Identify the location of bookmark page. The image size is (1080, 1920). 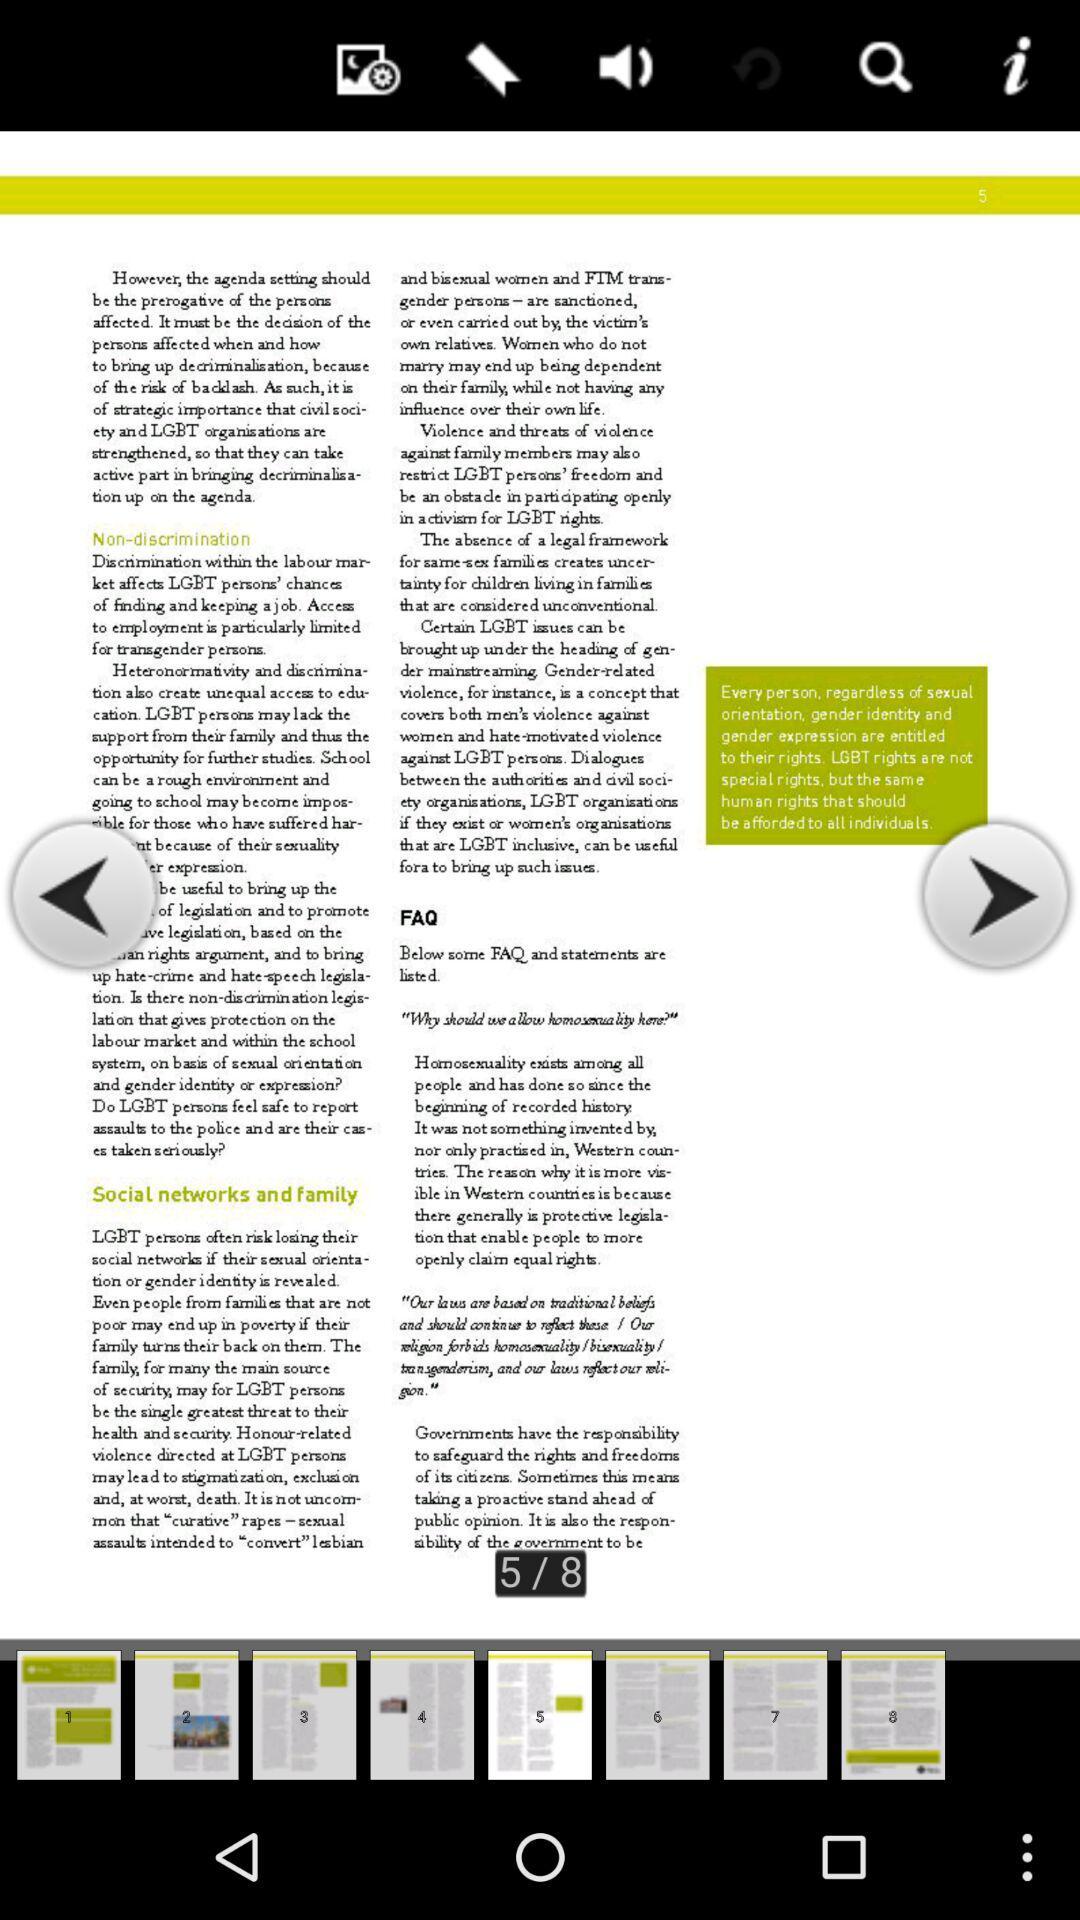
(489, 65).